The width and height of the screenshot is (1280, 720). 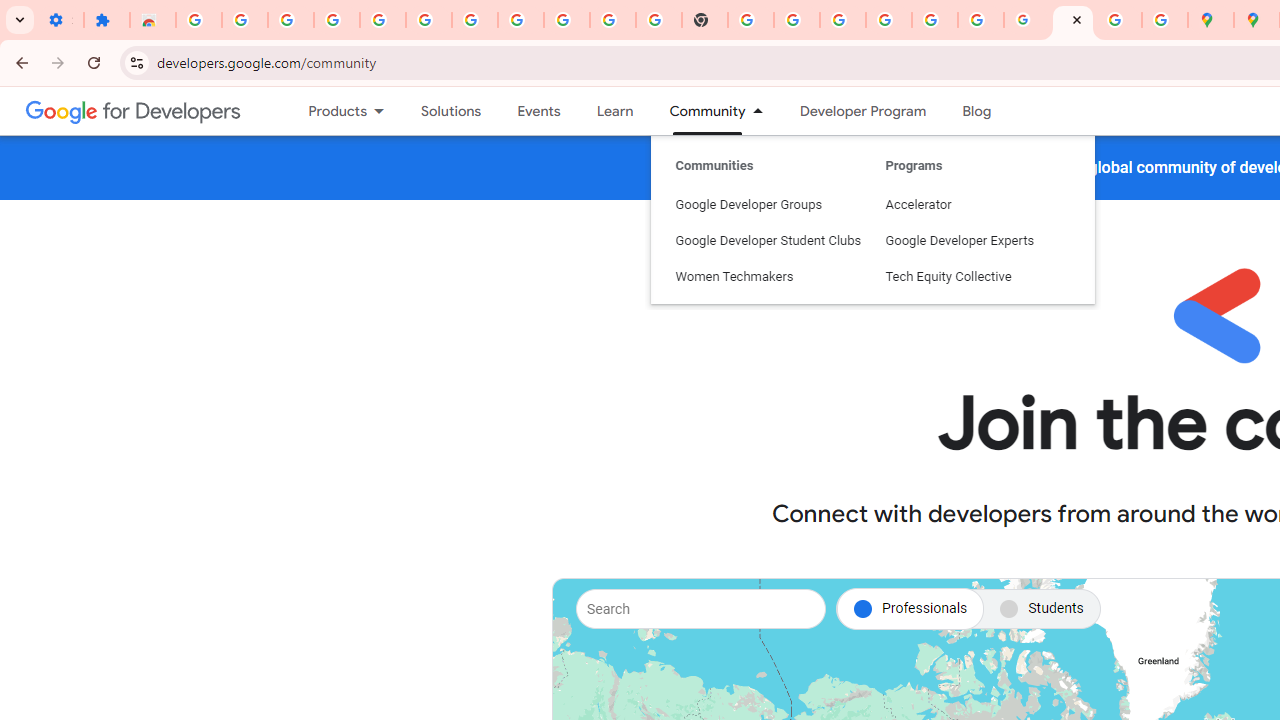 What do you see at coordinates (750, 20) in the screenshot?
I see `'https://scholar.google.com/'` at bounding box center [750, 20].